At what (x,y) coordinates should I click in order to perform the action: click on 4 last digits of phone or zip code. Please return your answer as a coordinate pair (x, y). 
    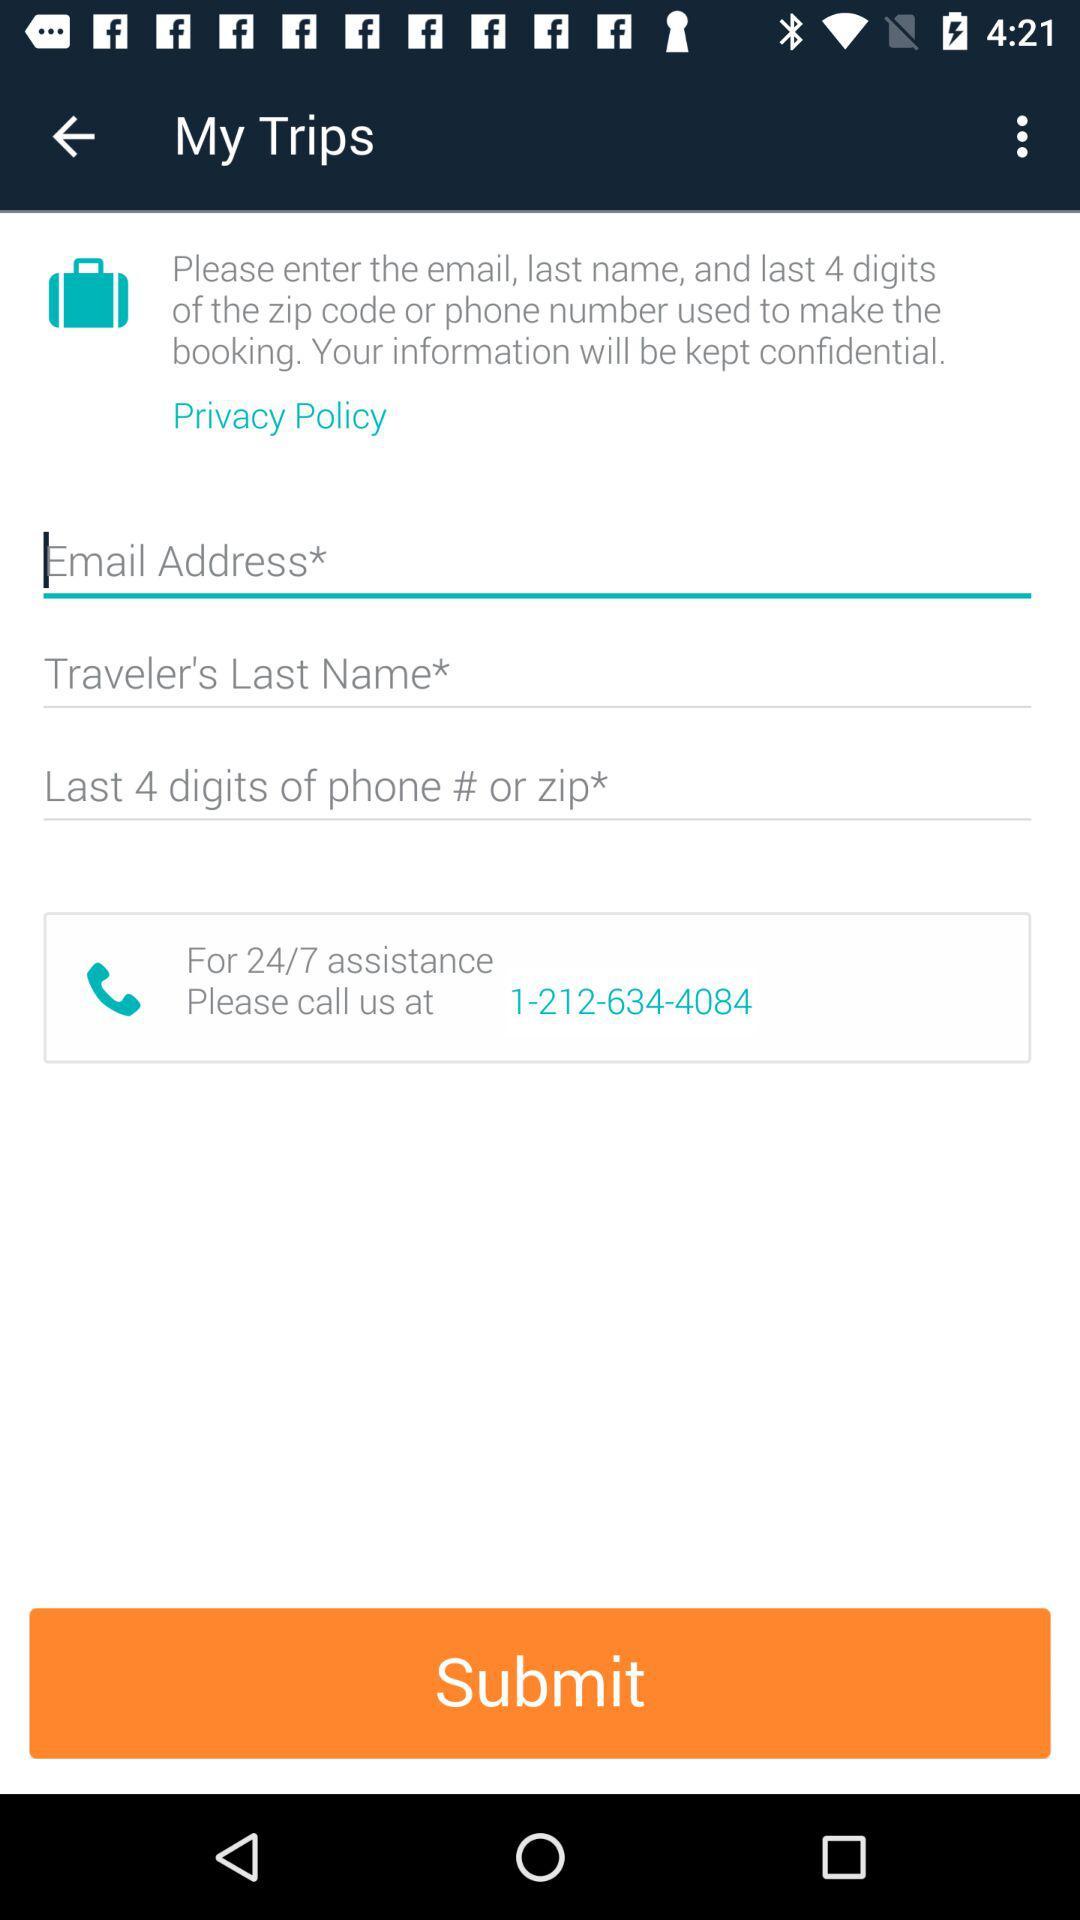
    Looking at the image, I should click on (536, 793).